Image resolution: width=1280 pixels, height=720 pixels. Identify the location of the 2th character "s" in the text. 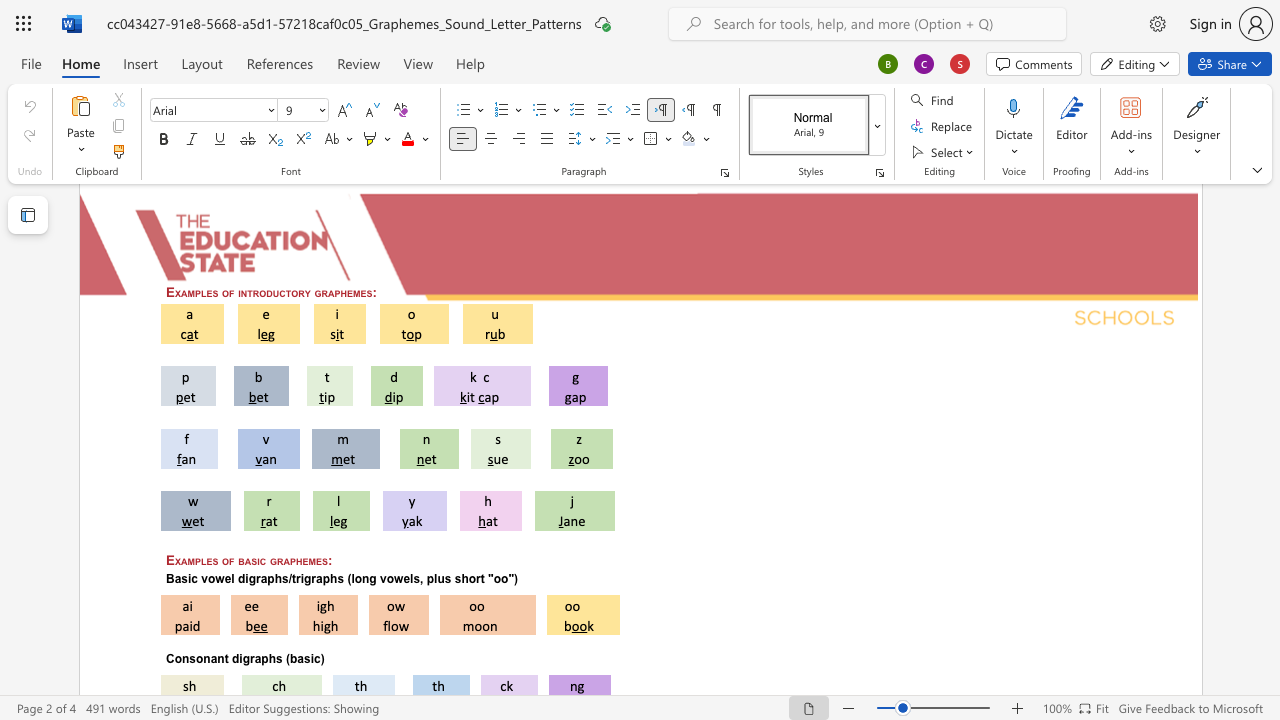
(253, 560).